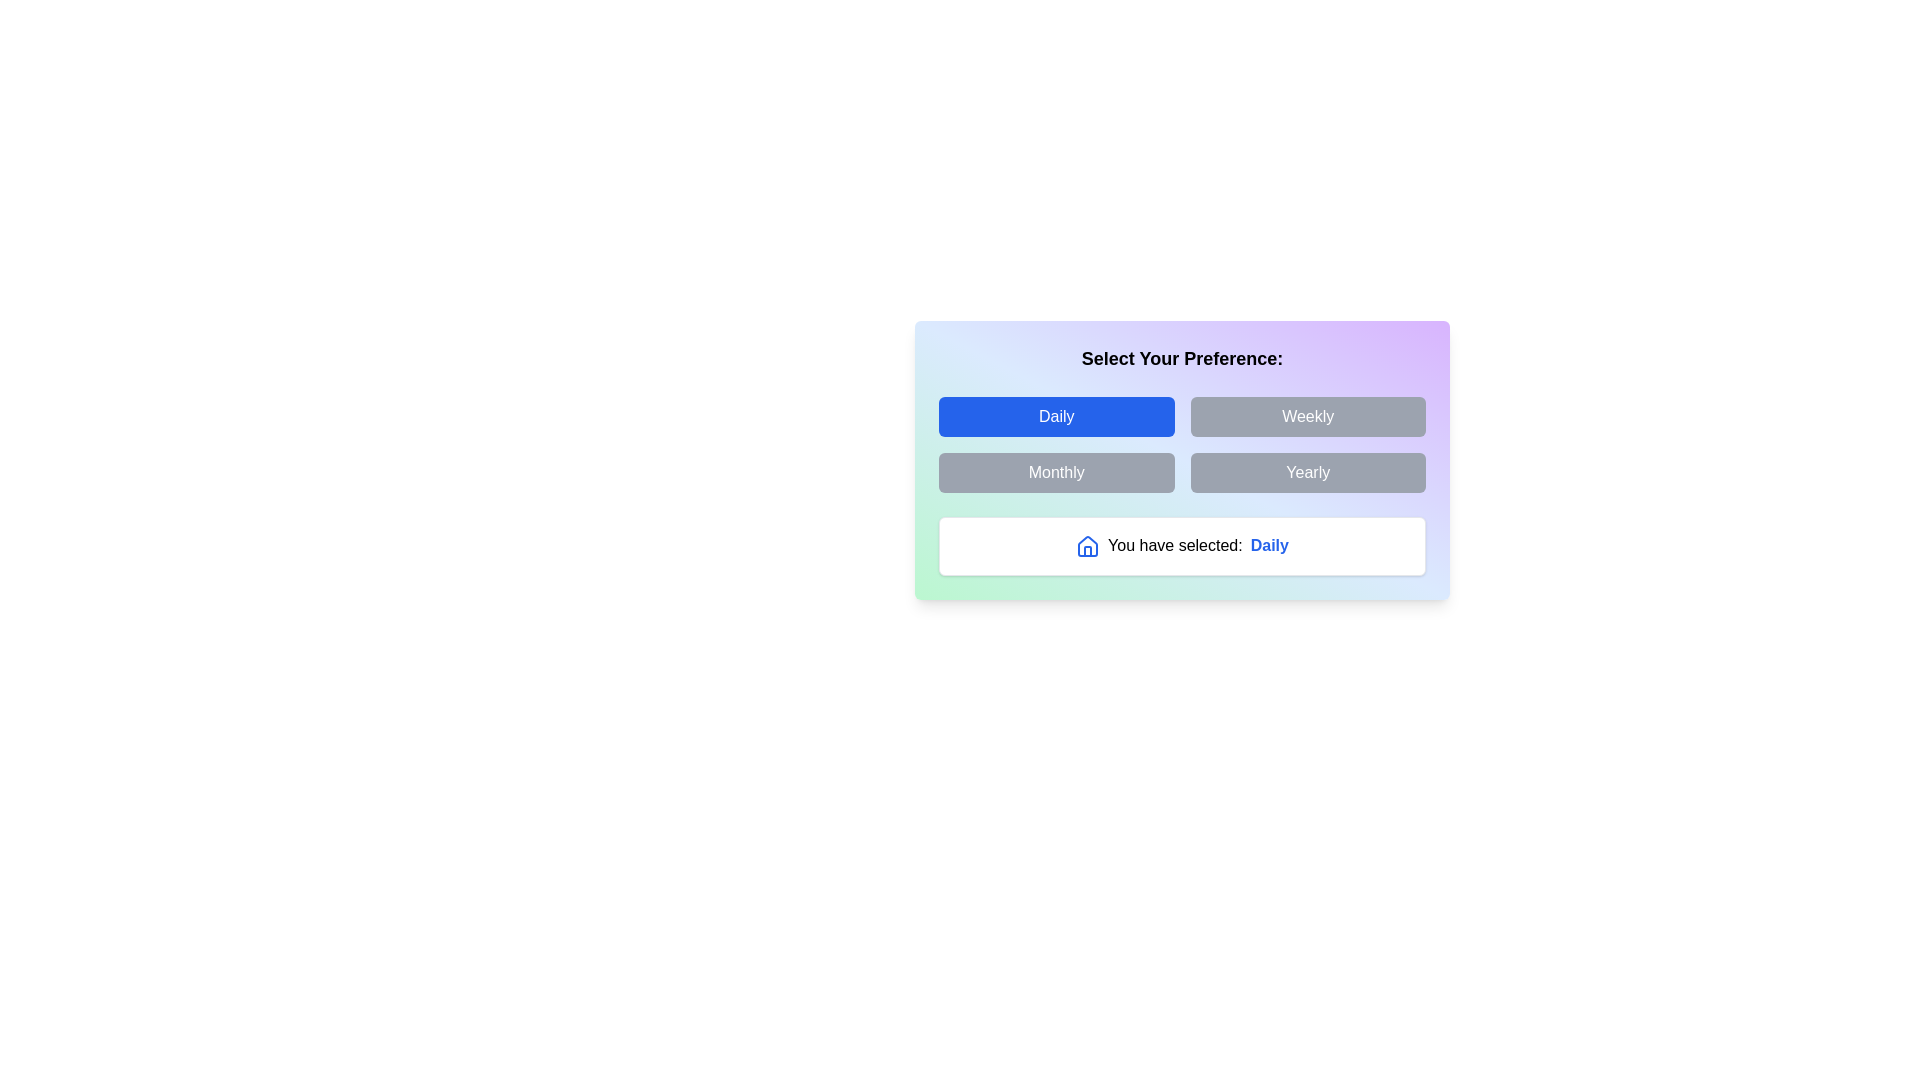 The image size is (1920, 1080). What do you see at coordinates (1087, 546) in the screenshot?
I see `the house-shaped icon outlined in blue, which is positioned to the left of the text 'You have selected: Daily'` at bounding box center [1087, 546].